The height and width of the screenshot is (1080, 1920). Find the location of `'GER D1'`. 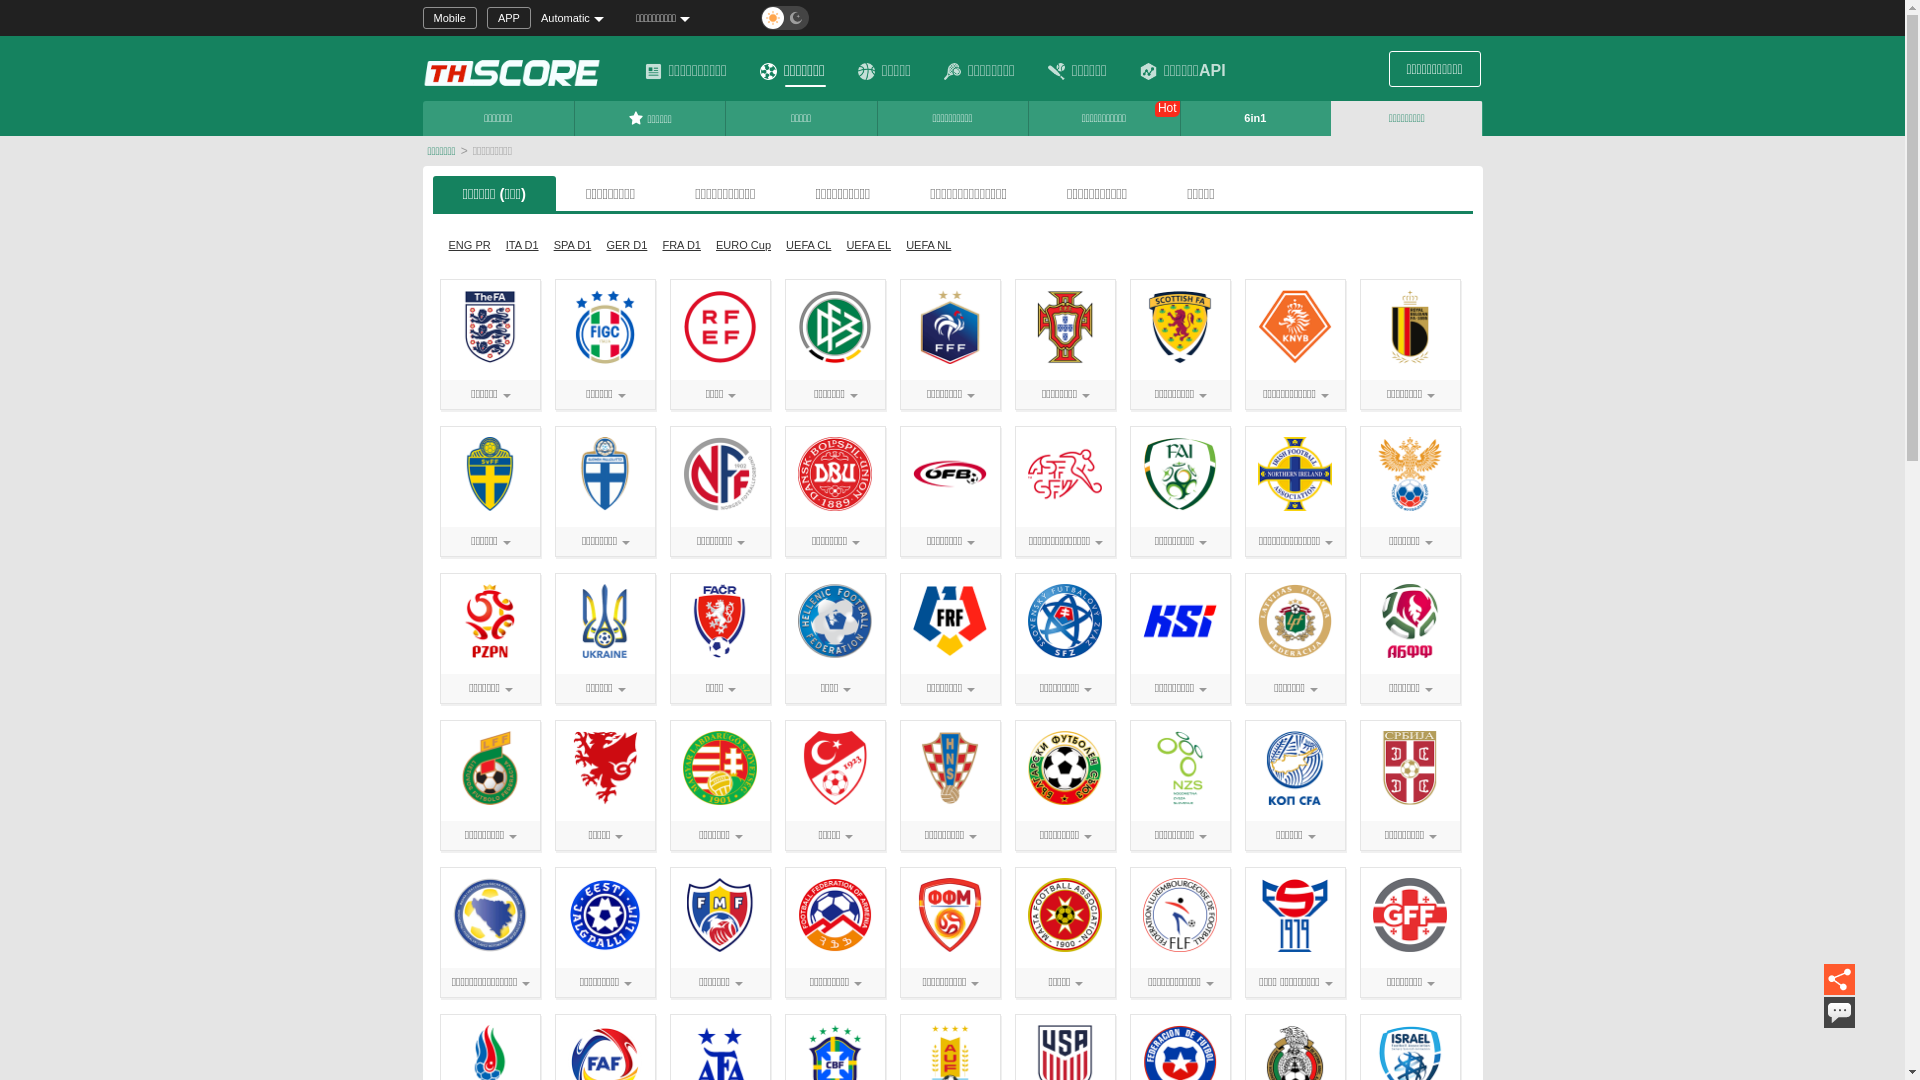

'GER D1' is located at coordinates (625, 244).